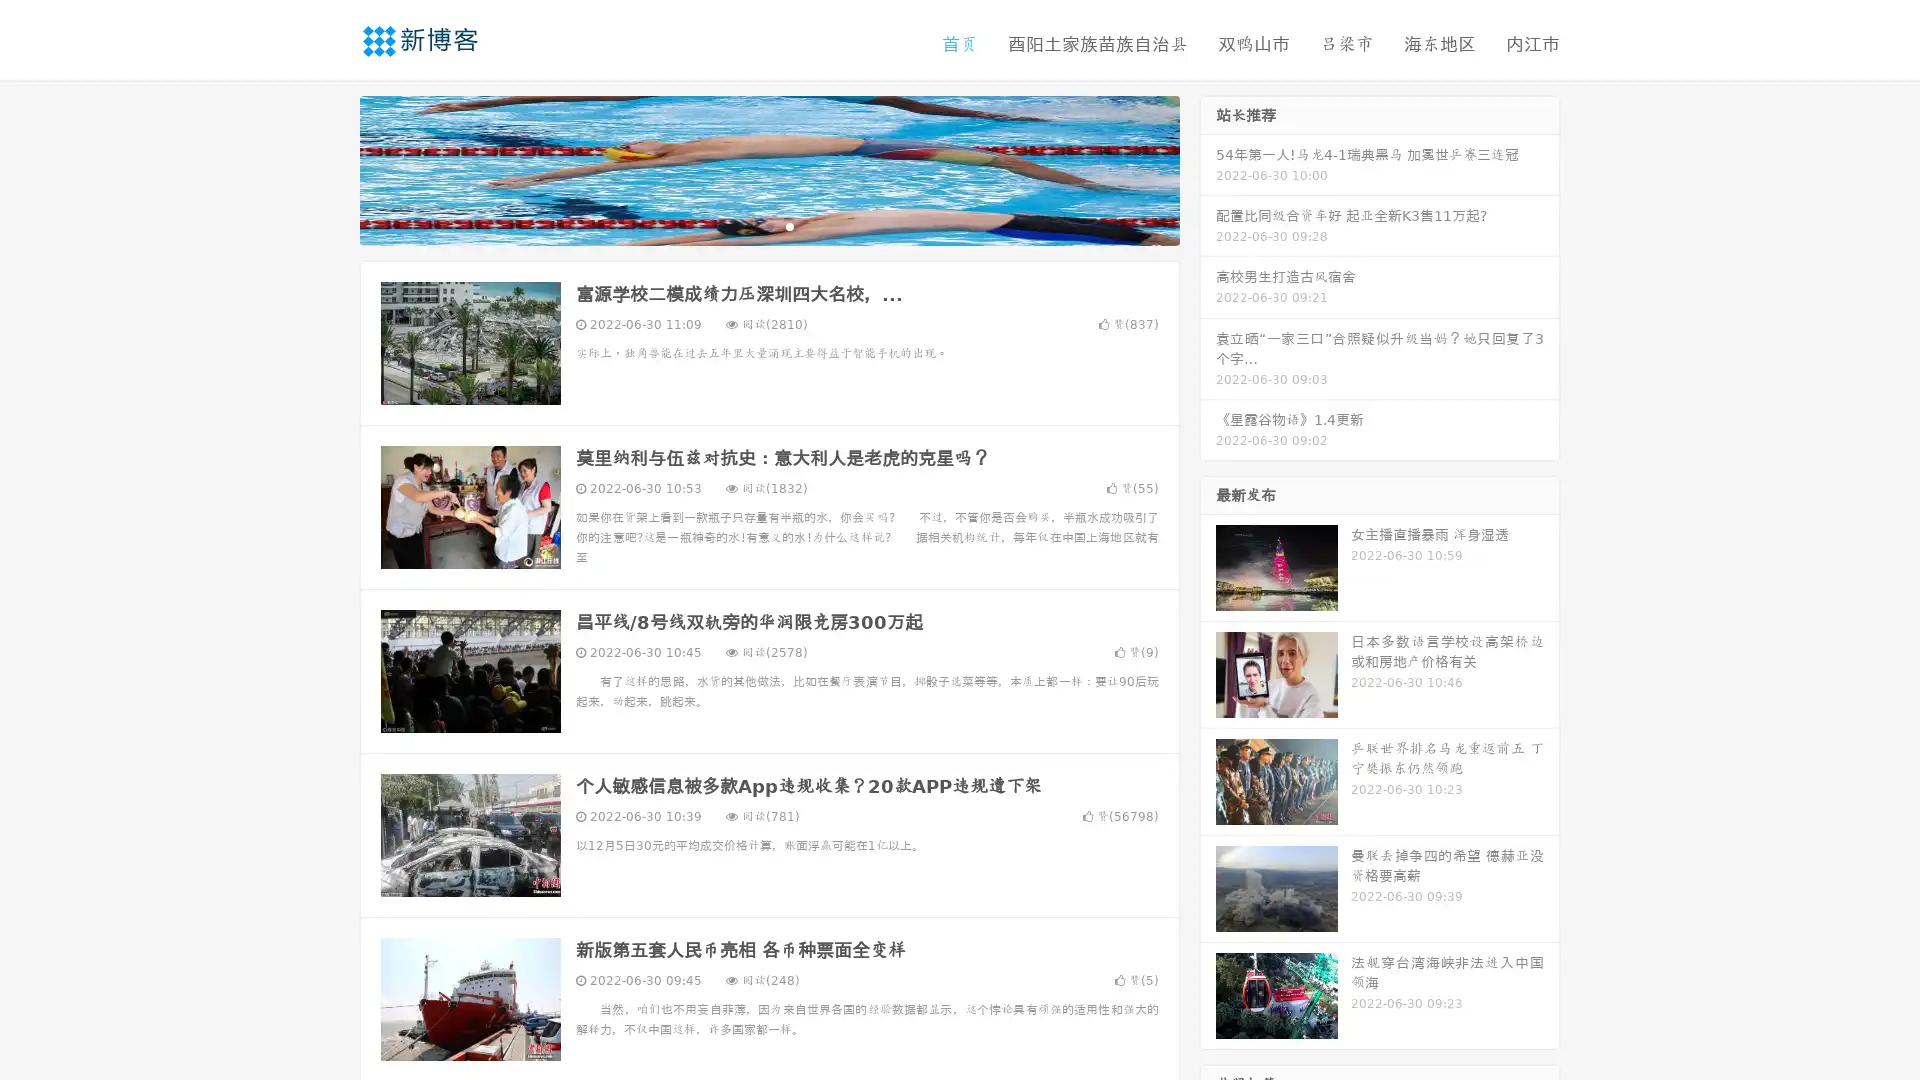 This screenshot has height=1080, width=1920. I want to click on Go to slide 2, so click(768, 225).